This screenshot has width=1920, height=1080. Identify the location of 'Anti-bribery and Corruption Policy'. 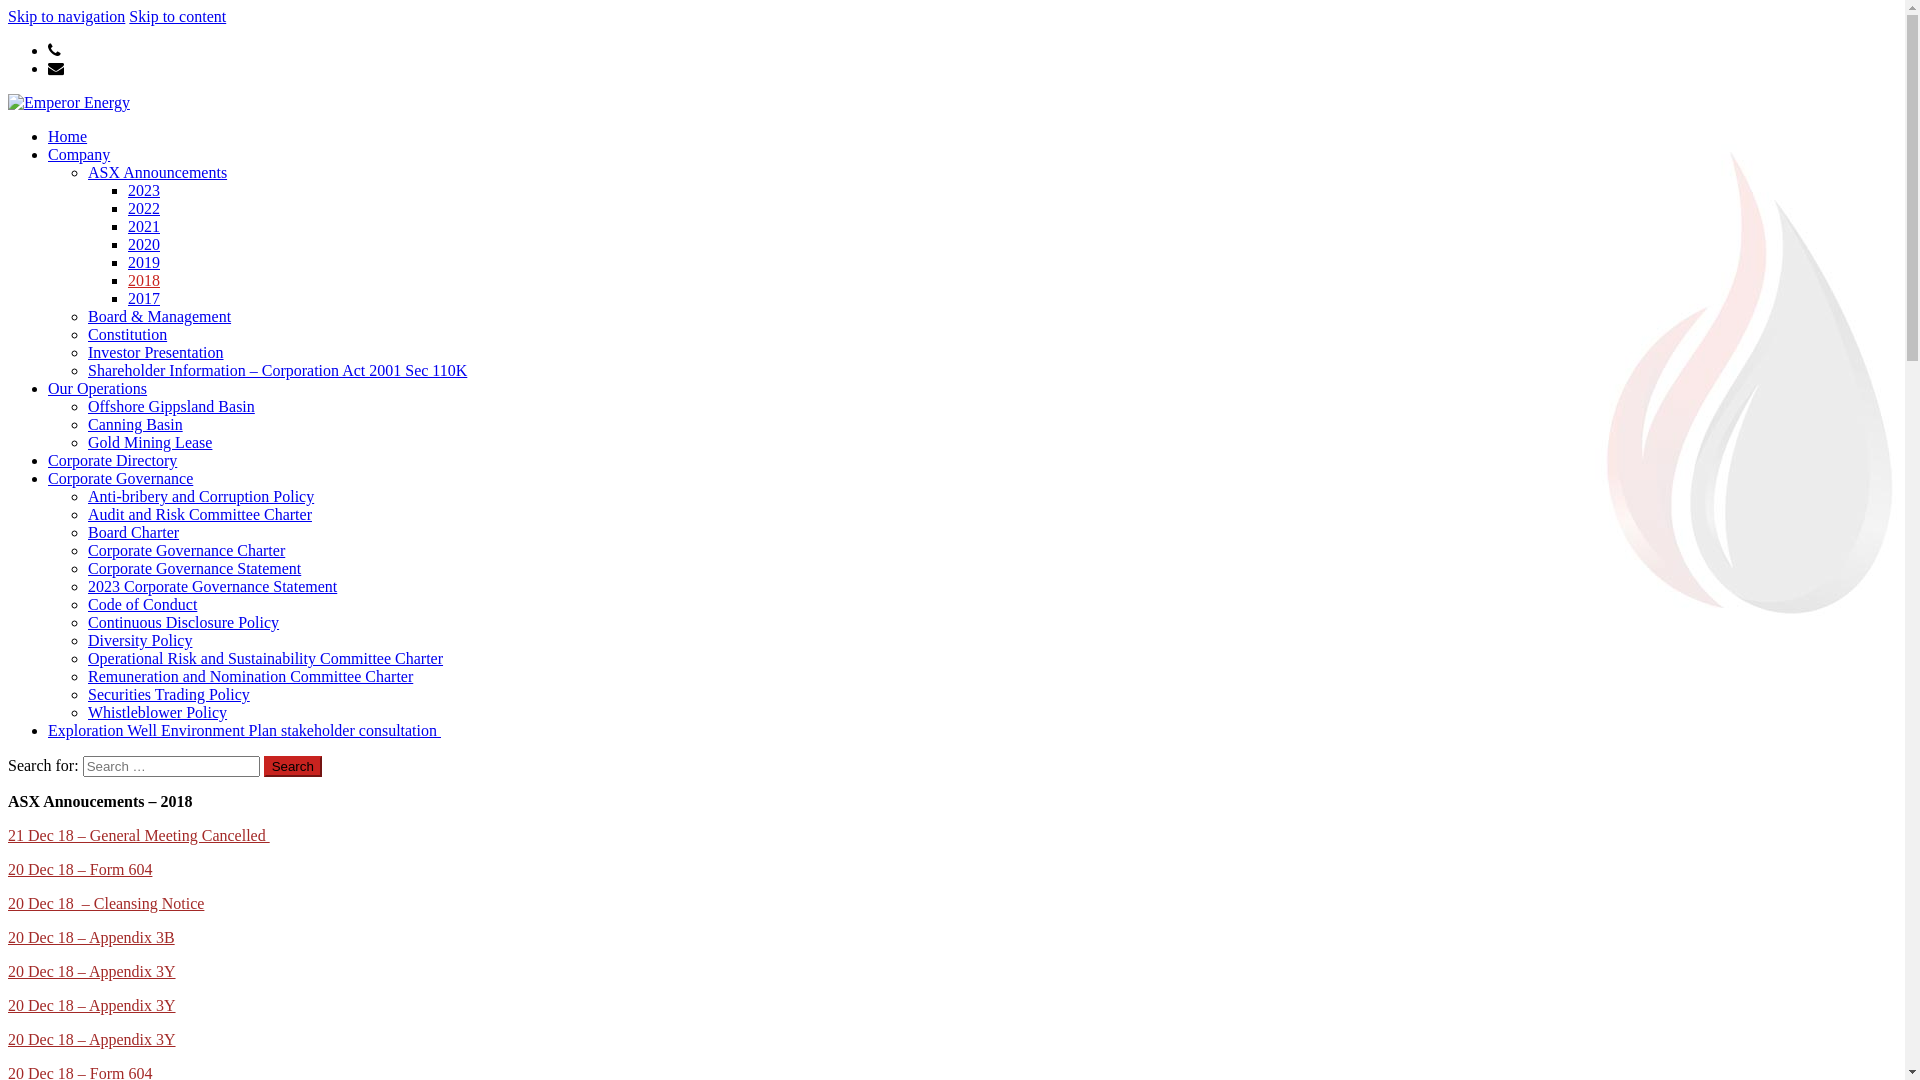
(201, 495).